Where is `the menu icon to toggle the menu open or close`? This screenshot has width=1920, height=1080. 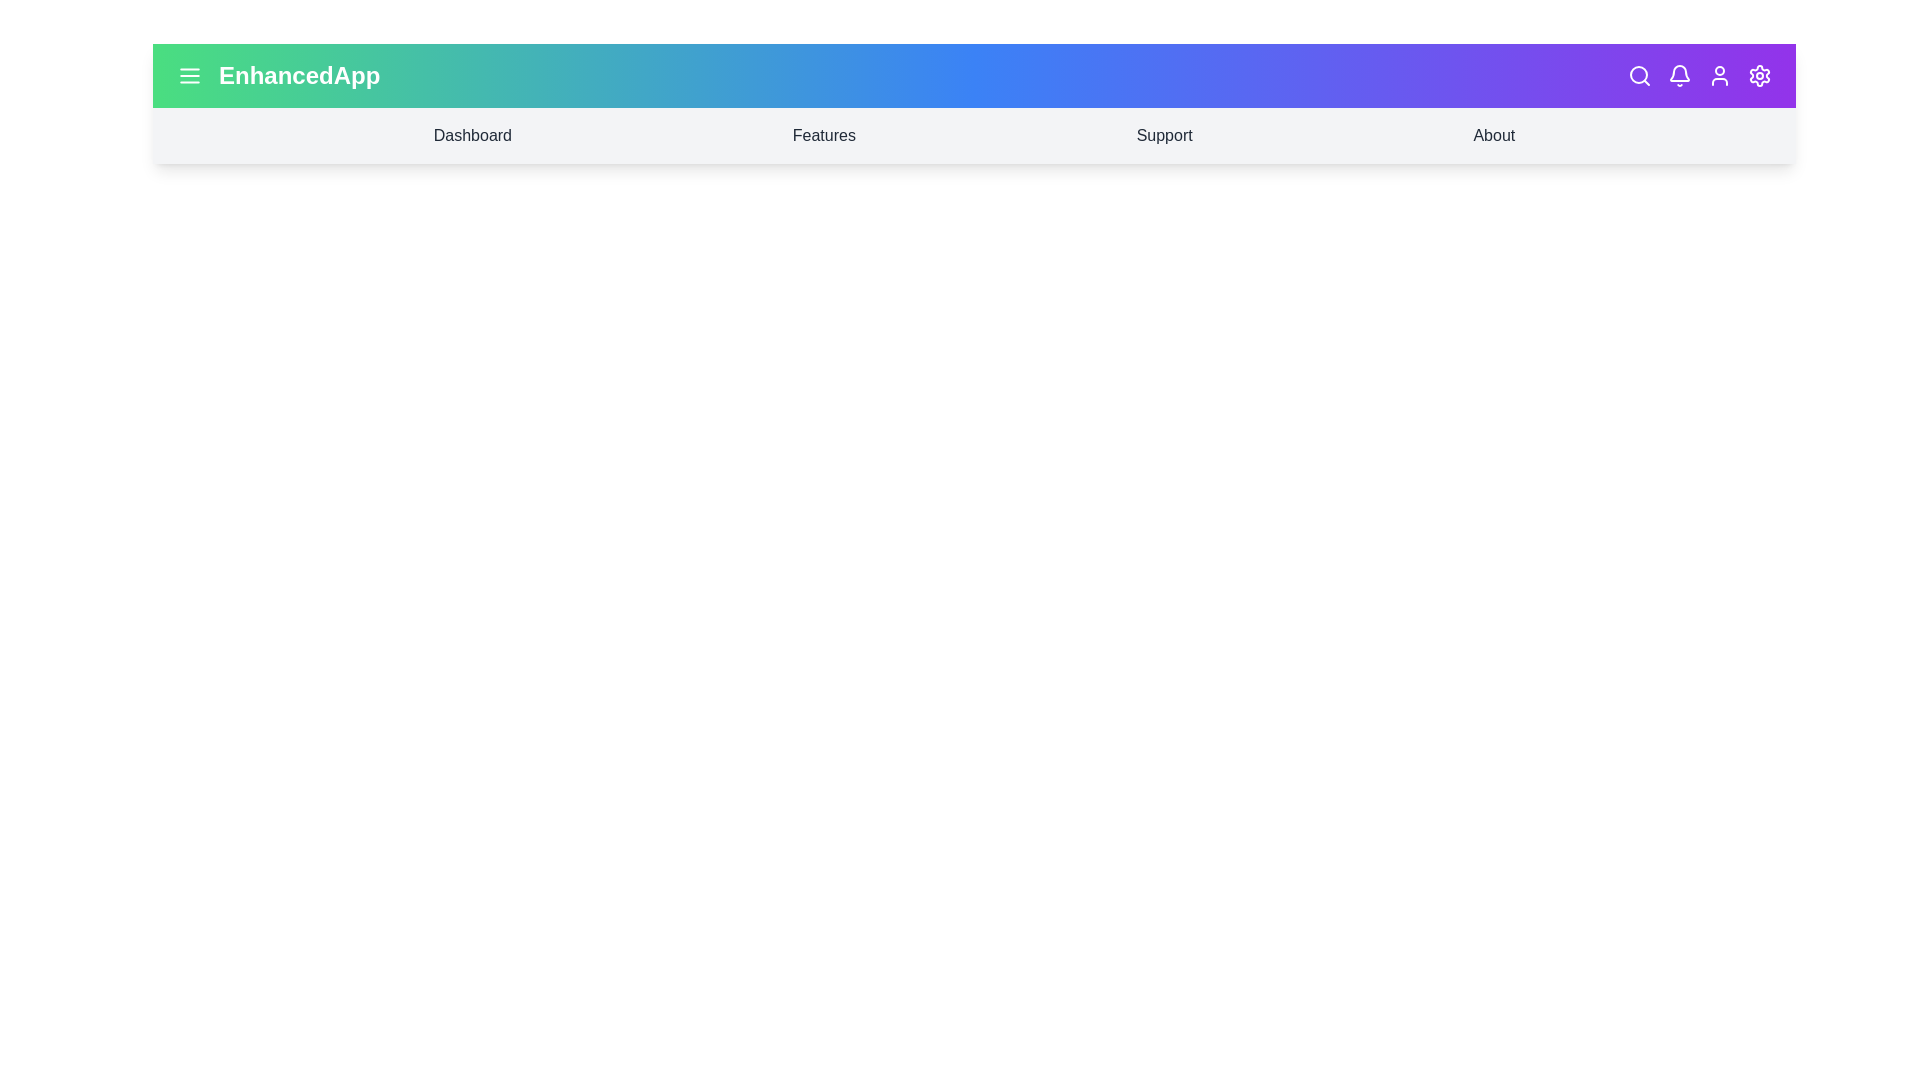
the menu icon to toggle the menu open or close is located at coordinates (190, 75).